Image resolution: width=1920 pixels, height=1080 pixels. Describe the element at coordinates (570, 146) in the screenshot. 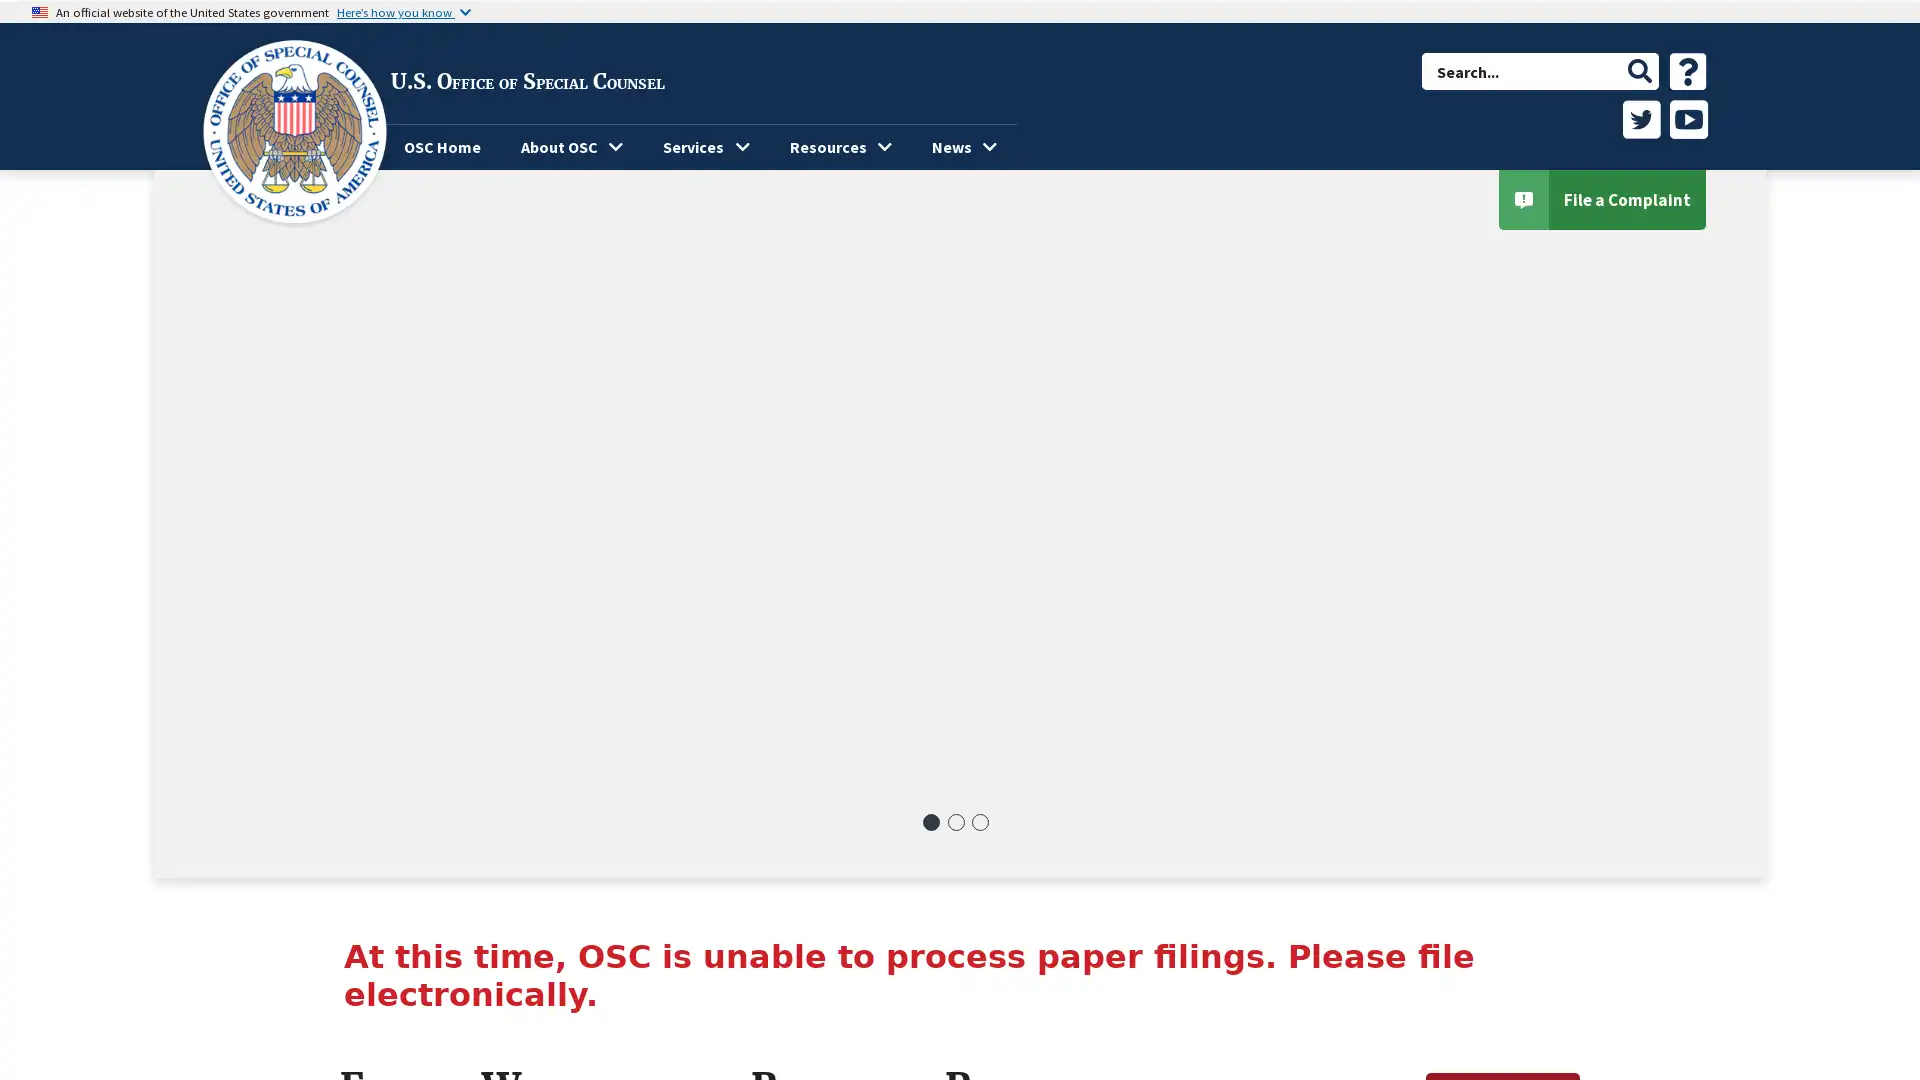

I see `About OSC` at that location.